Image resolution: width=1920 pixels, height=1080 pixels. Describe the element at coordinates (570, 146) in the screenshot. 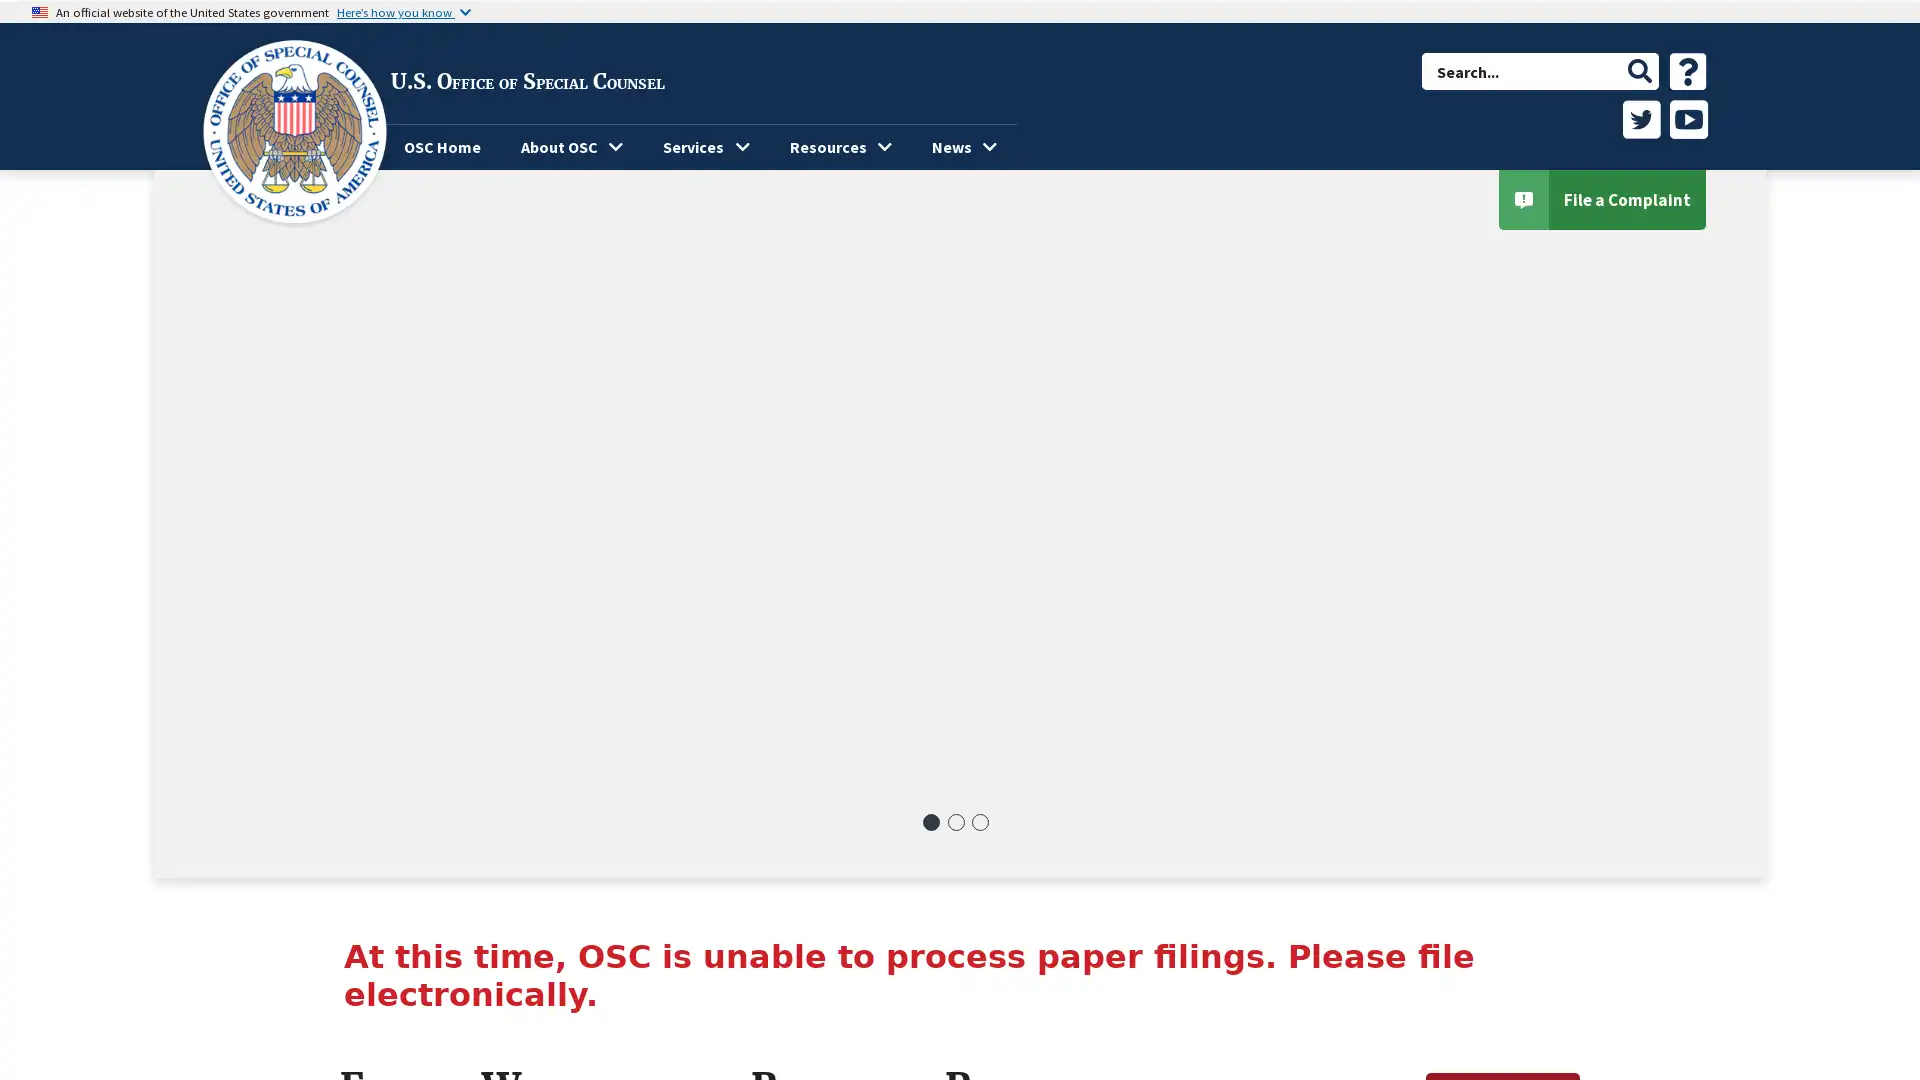

I see `About OSC` at that location.